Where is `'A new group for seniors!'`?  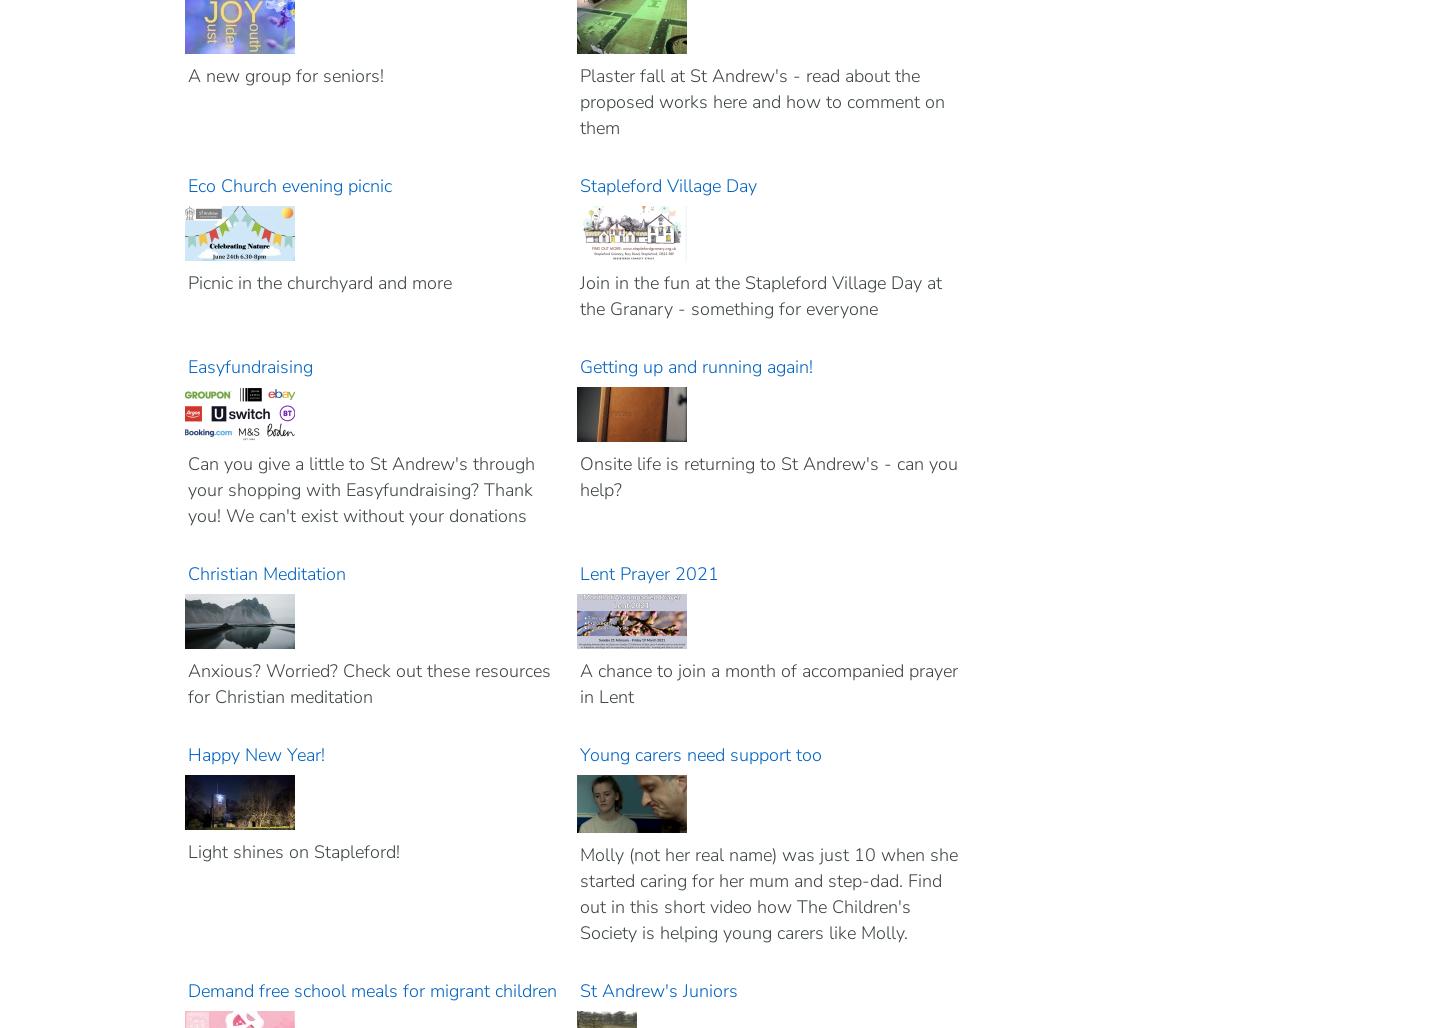
'A new group for seniors!' is located at coordinates (284, 74).